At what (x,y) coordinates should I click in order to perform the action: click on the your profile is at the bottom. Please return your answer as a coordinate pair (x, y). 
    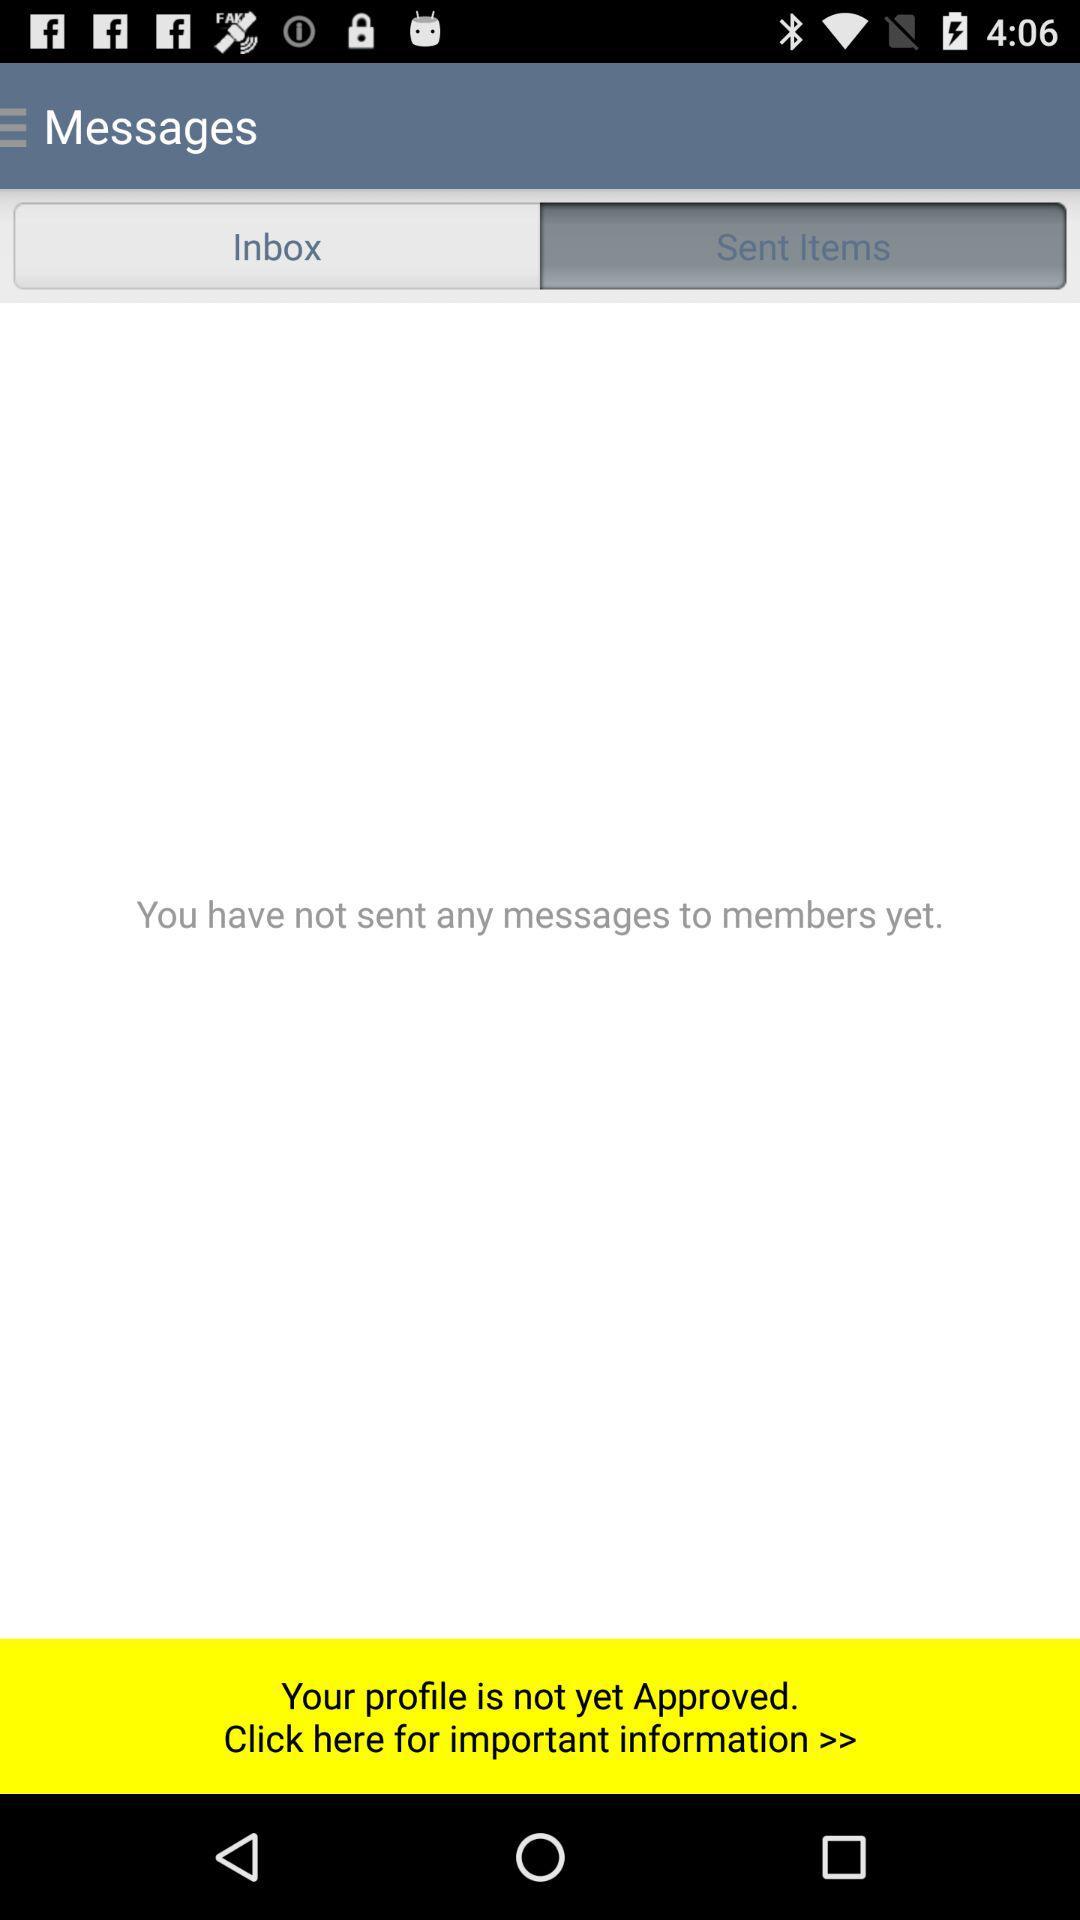
    Looking at the image, I should click on (540, 1715).